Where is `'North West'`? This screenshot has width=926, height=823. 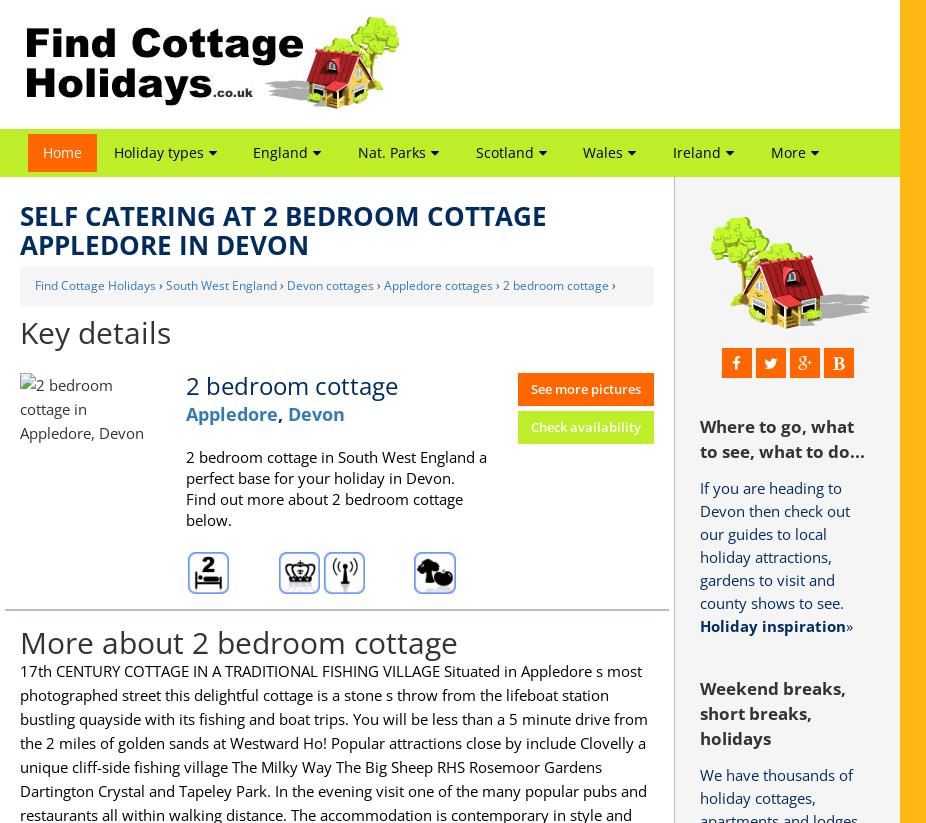
'North West' is located at coordinates (284, 231).